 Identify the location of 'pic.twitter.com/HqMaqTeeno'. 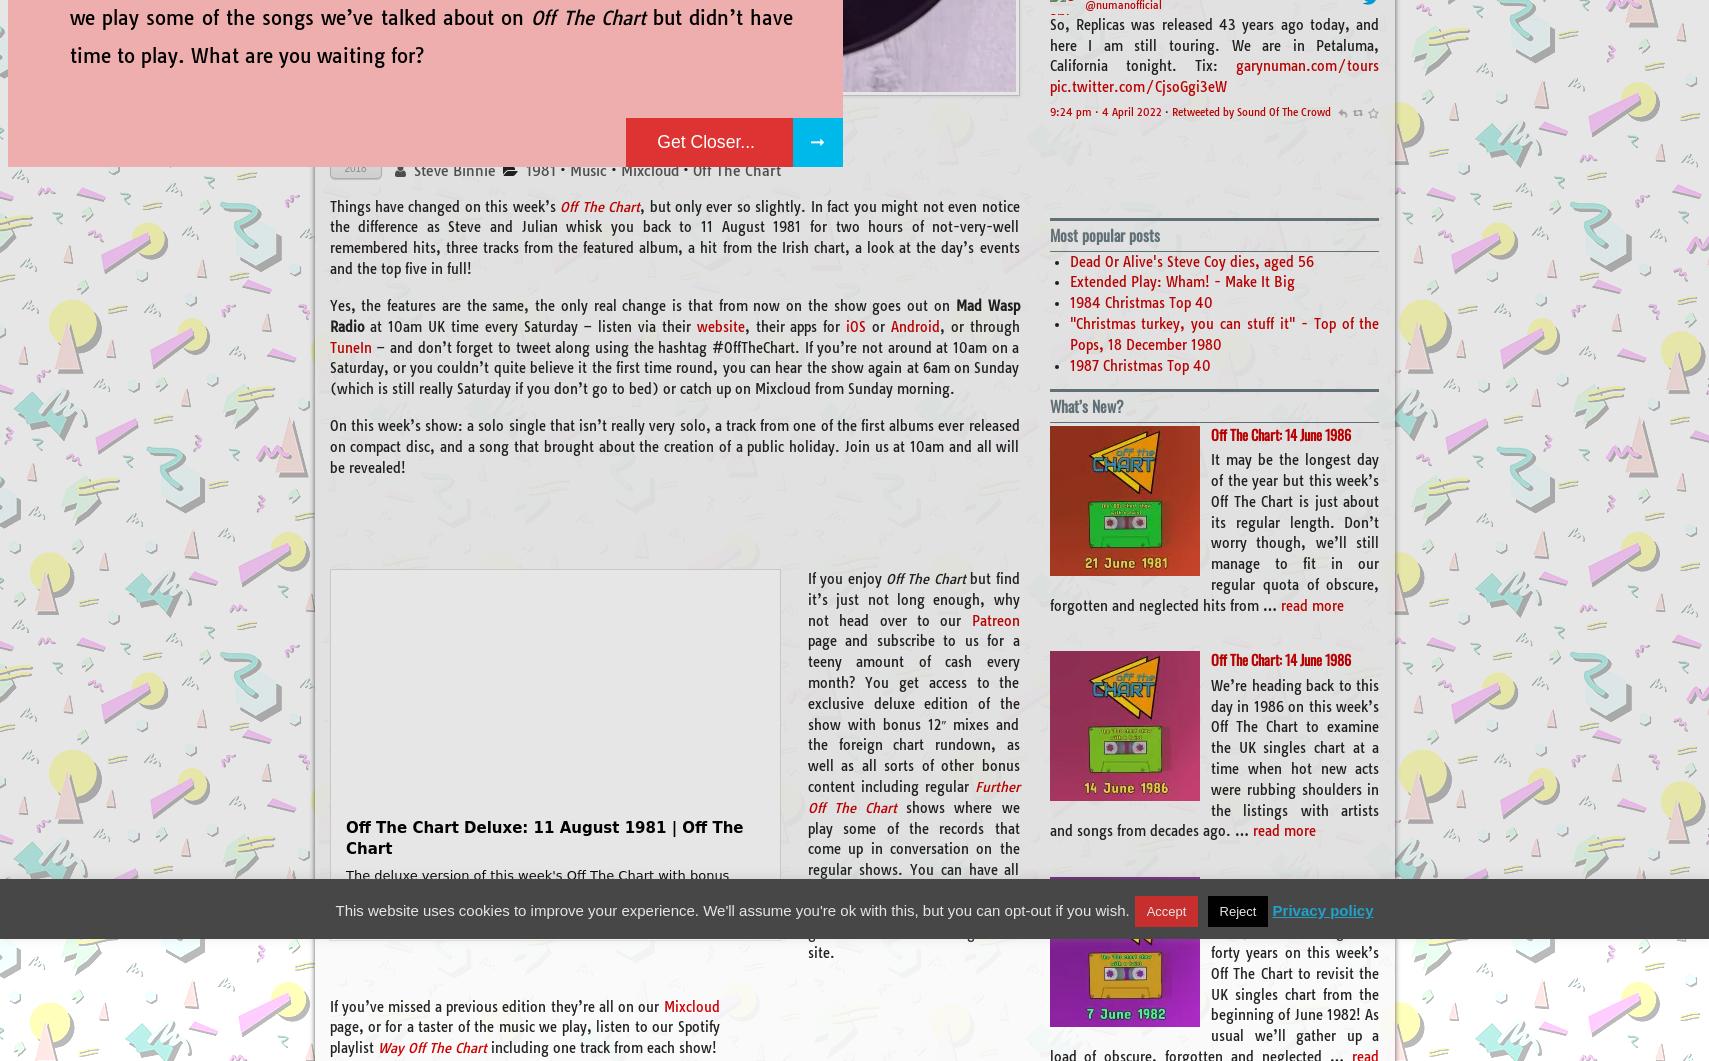
(1226, 134).